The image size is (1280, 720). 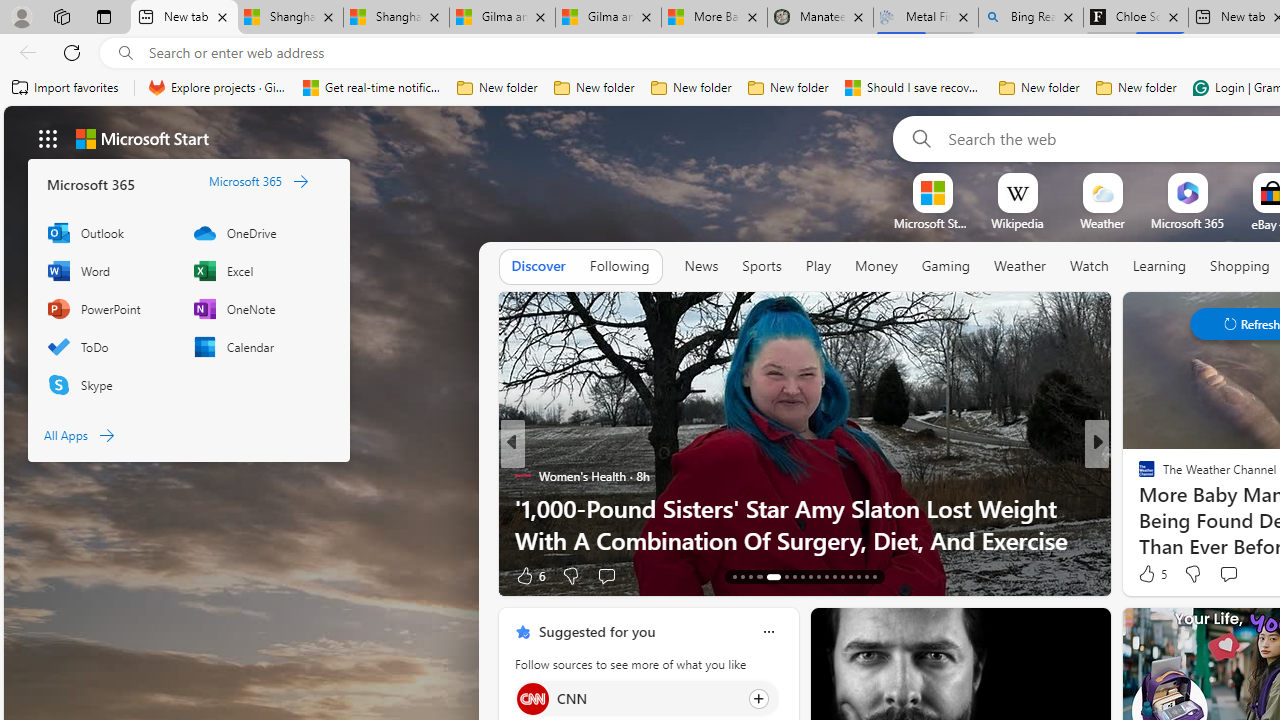 What do you see at coordinates (109, 384) in the screenshot?
I see `'Skype'` at bounding box center [109, 384].